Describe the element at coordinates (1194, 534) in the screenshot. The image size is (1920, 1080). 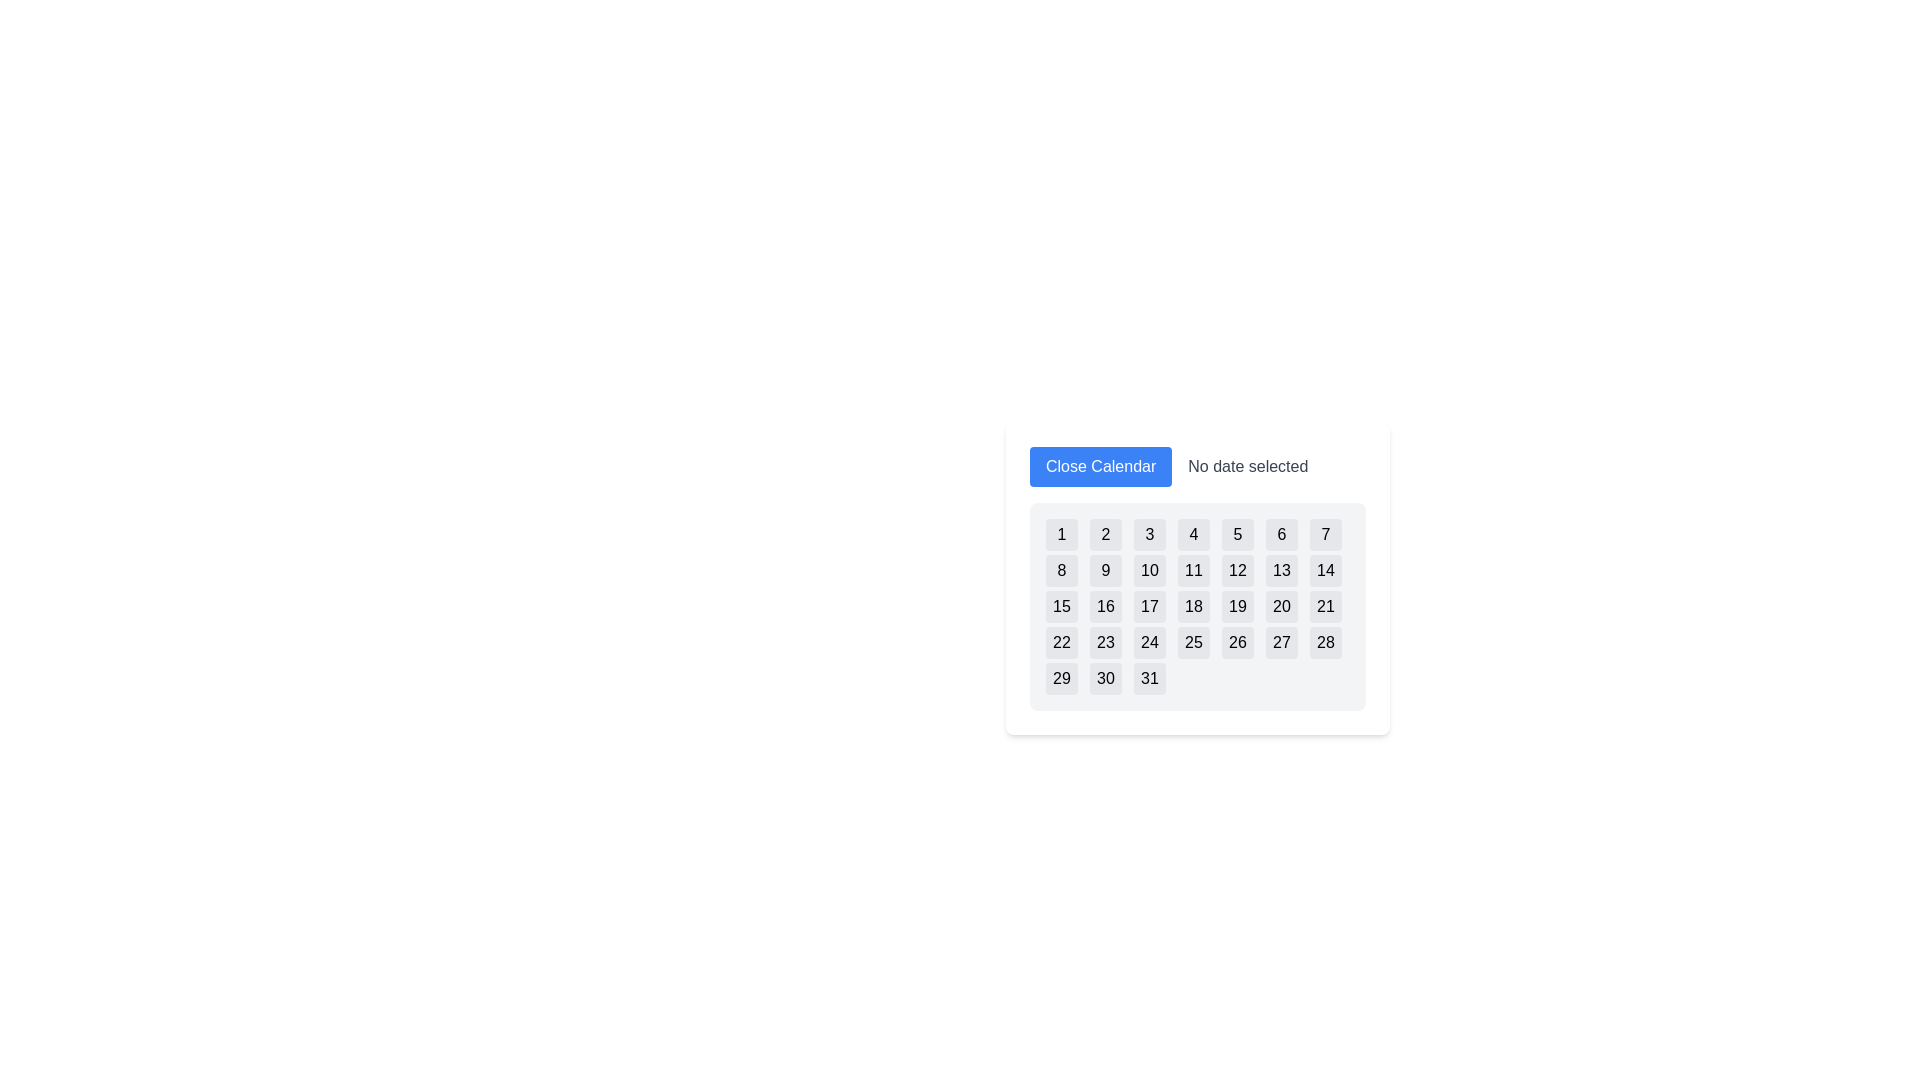
I see `the button representing day '4' in the calendar view` at that location.